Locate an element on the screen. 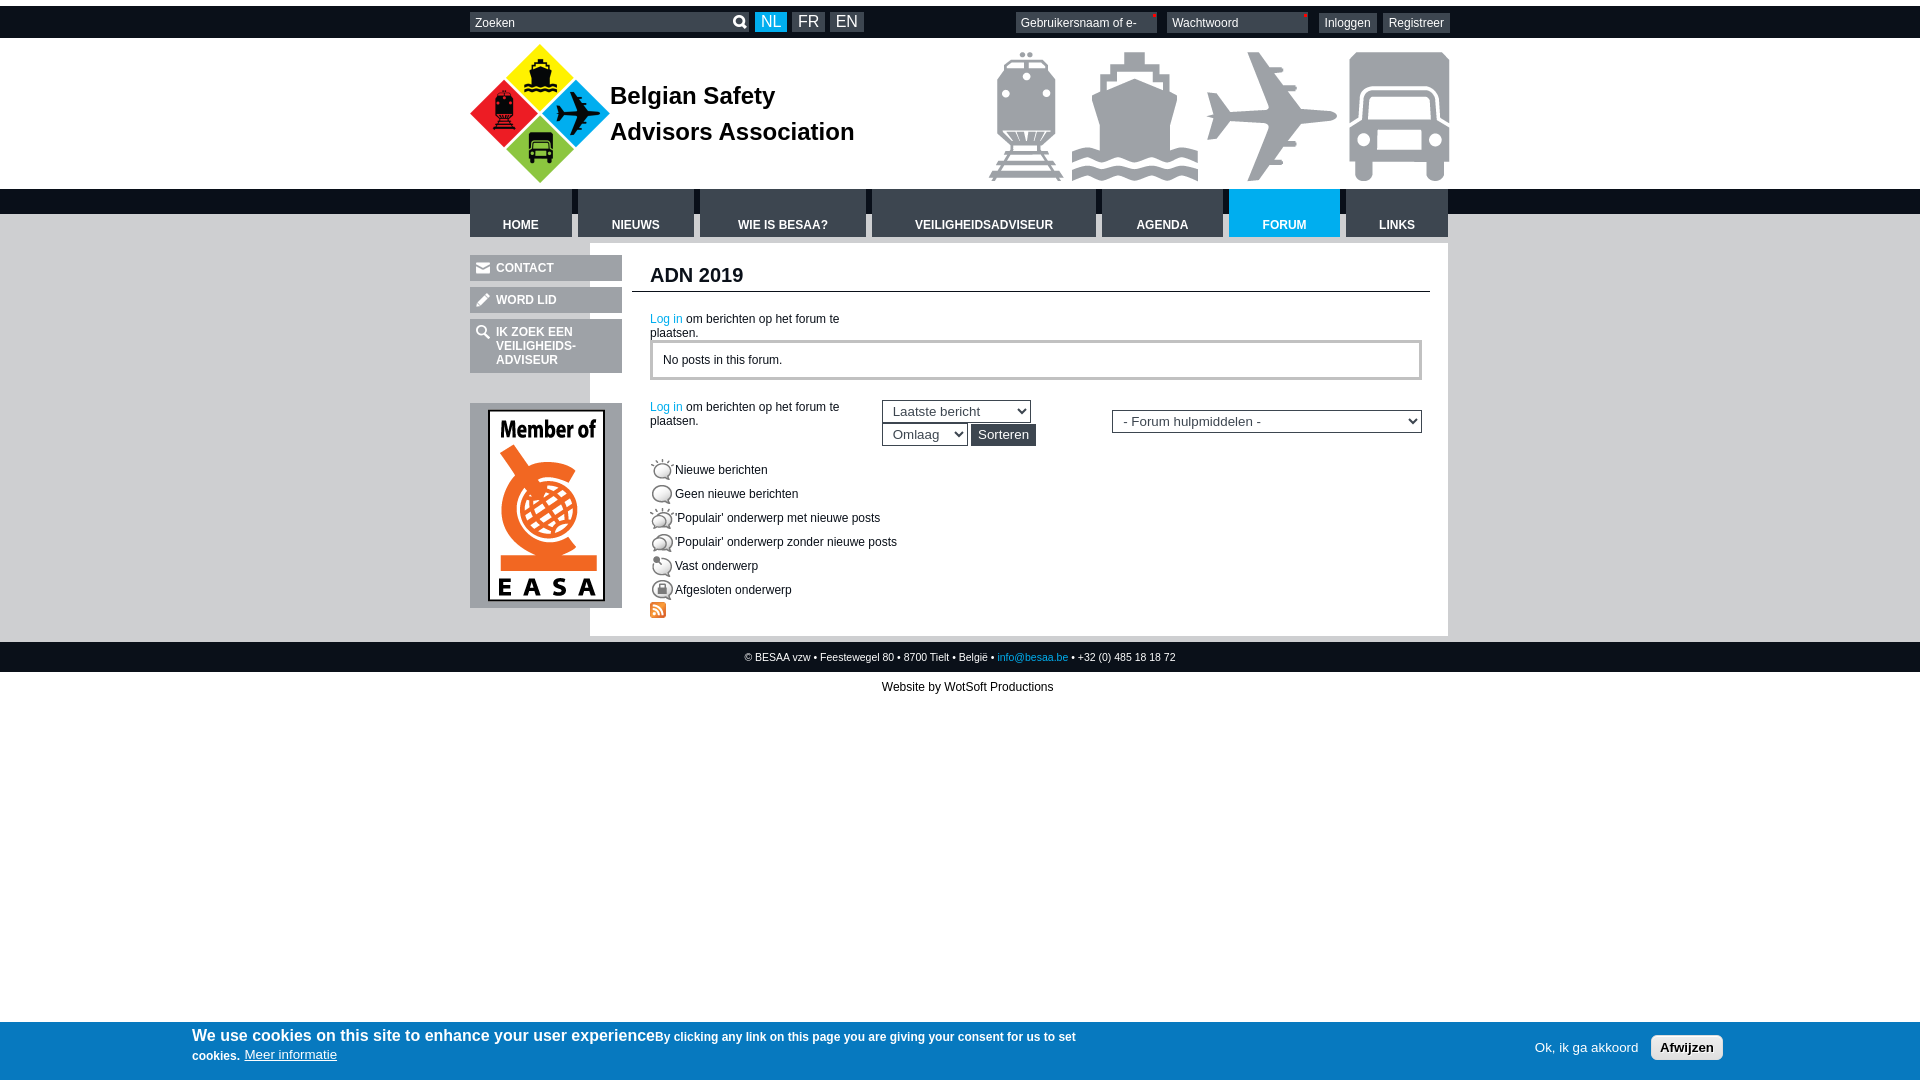 The width and height of the screenshot is (1920, 1080). 'HOME' is located at coordinates (521, 212).